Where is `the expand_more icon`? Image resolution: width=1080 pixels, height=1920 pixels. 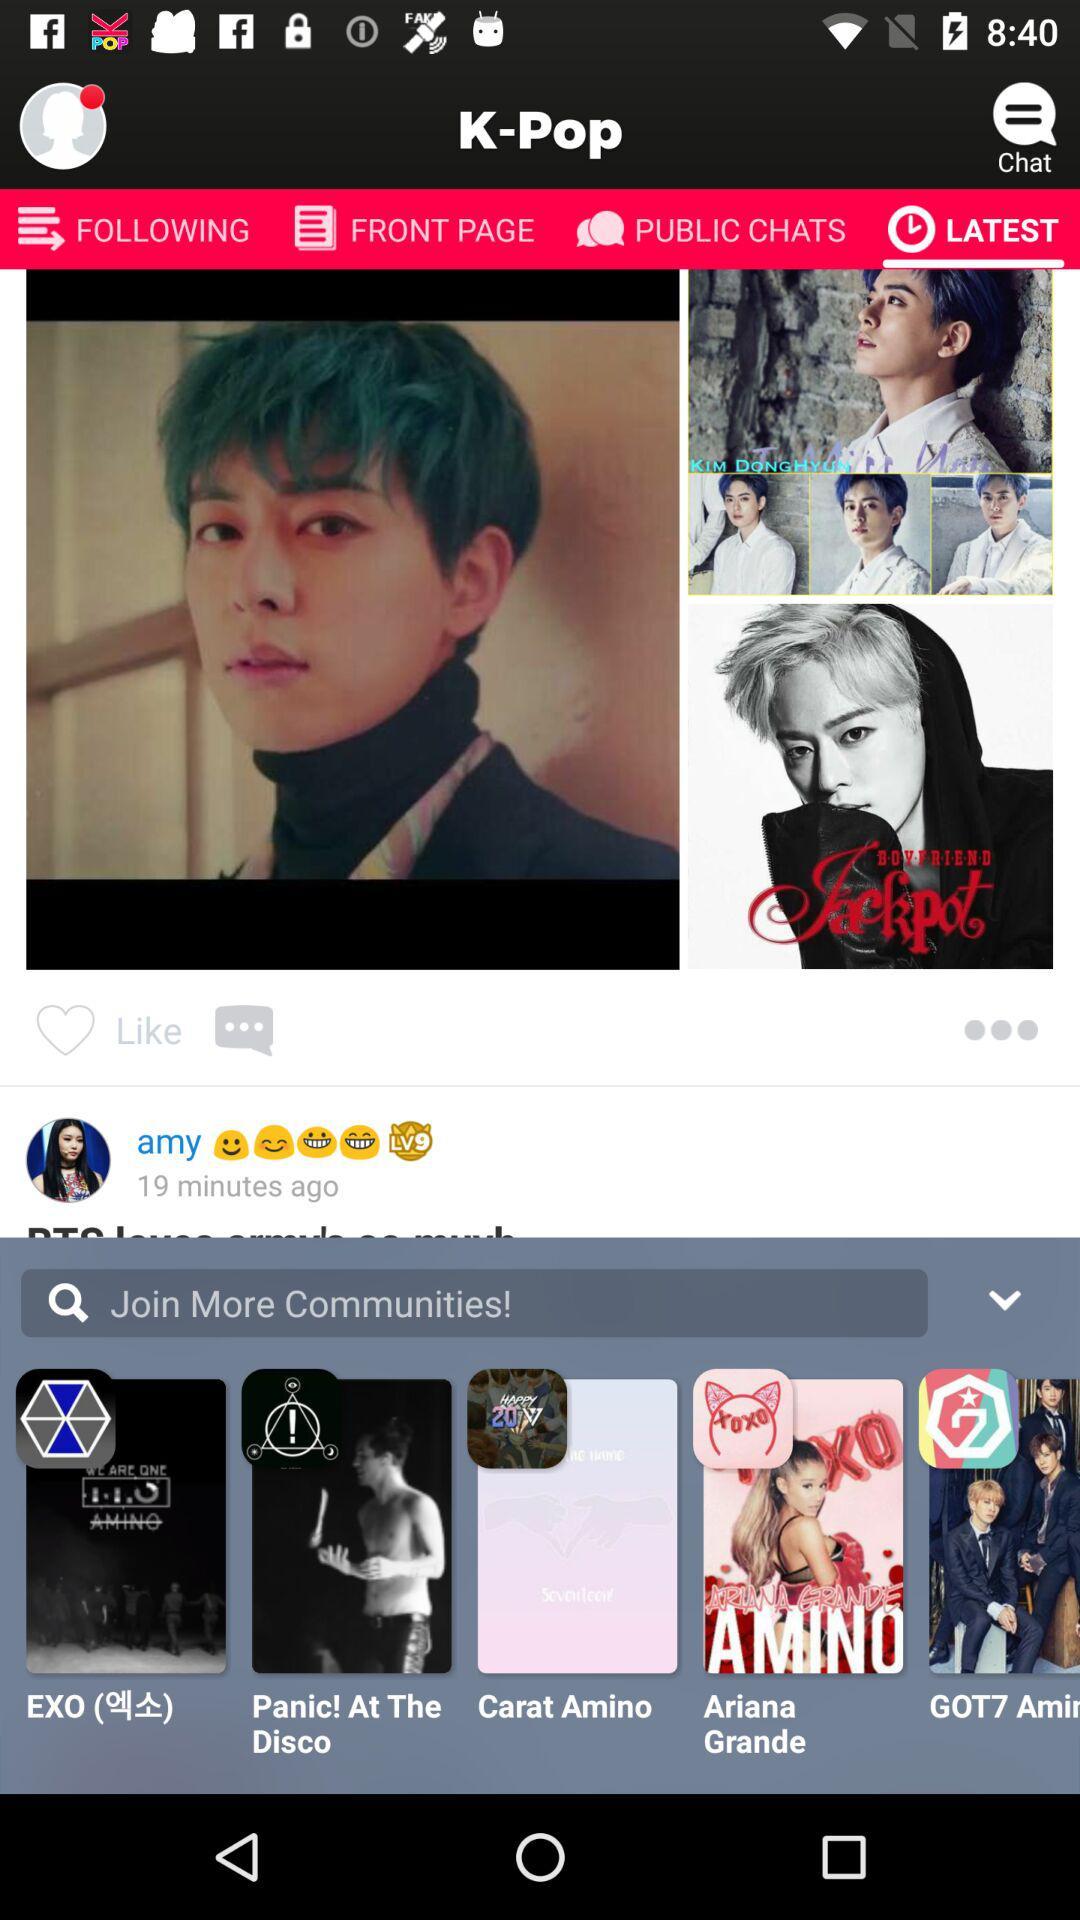
the expand_more icon is located at coordinates (1003, 1297).